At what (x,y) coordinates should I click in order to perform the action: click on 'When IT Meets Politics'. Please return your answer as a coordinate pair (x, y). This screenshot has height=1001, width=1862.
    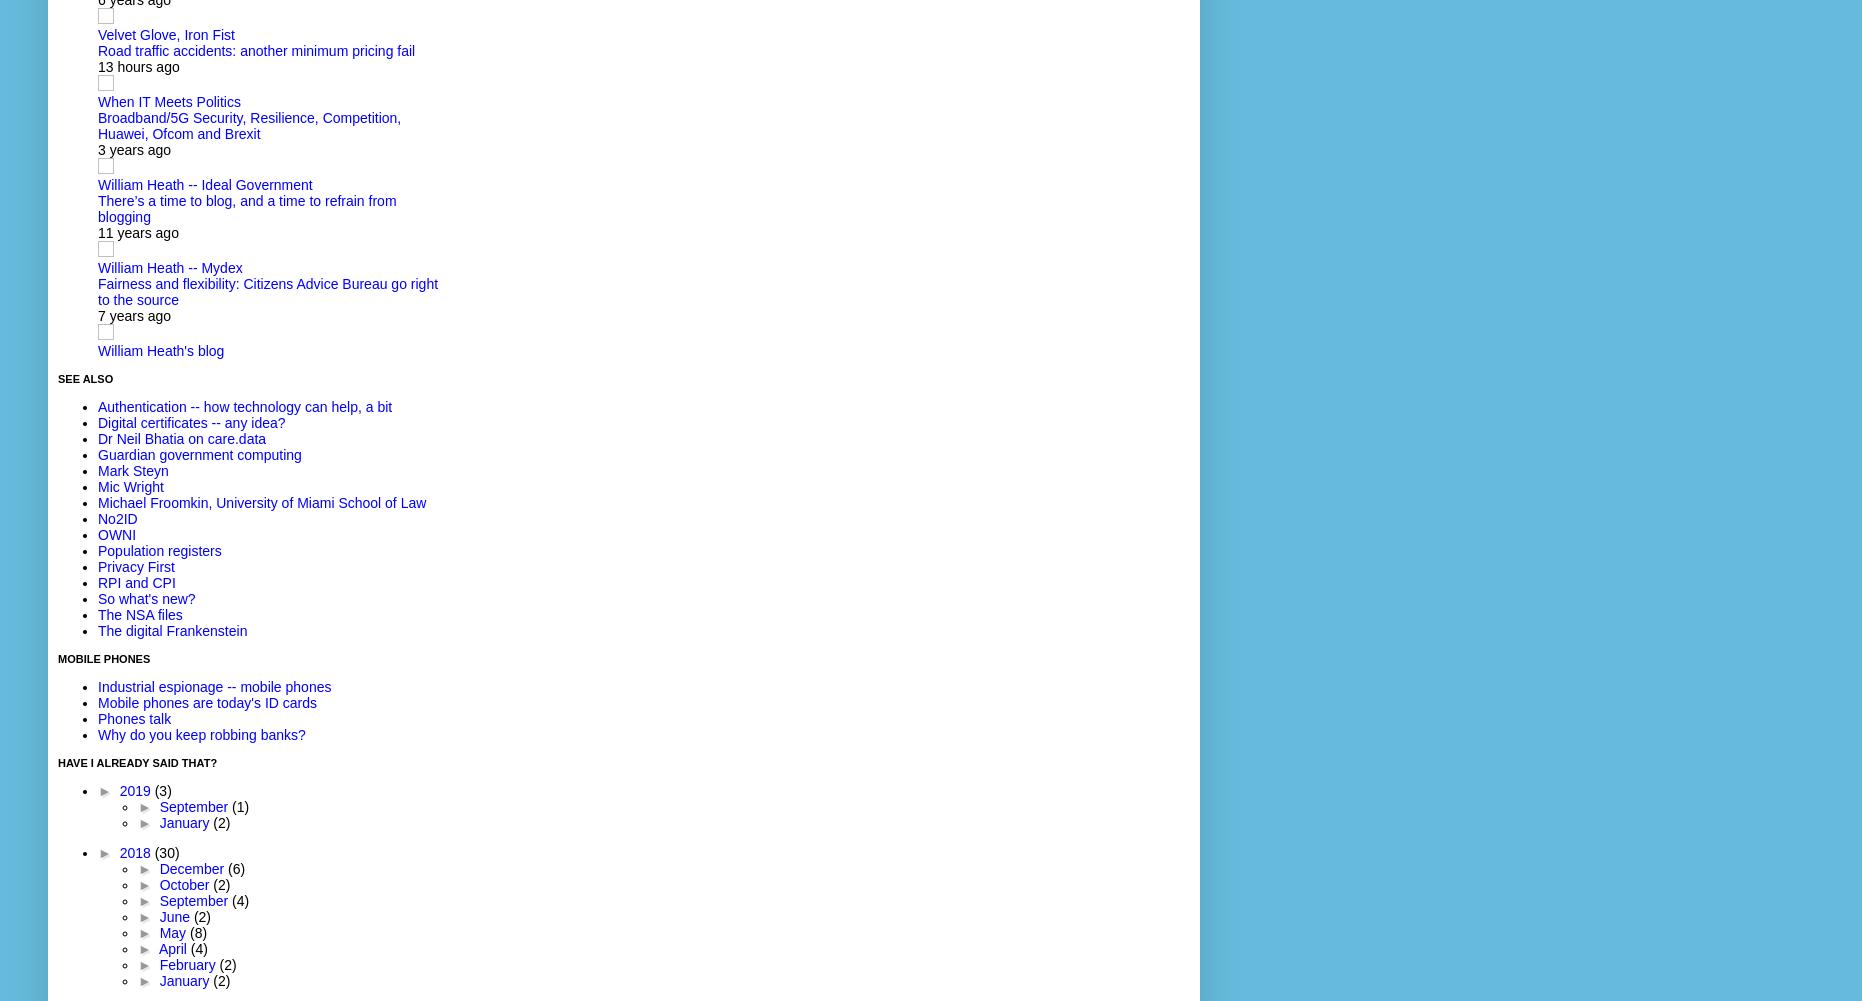
    Looking at the image, I should click on (168, 101).